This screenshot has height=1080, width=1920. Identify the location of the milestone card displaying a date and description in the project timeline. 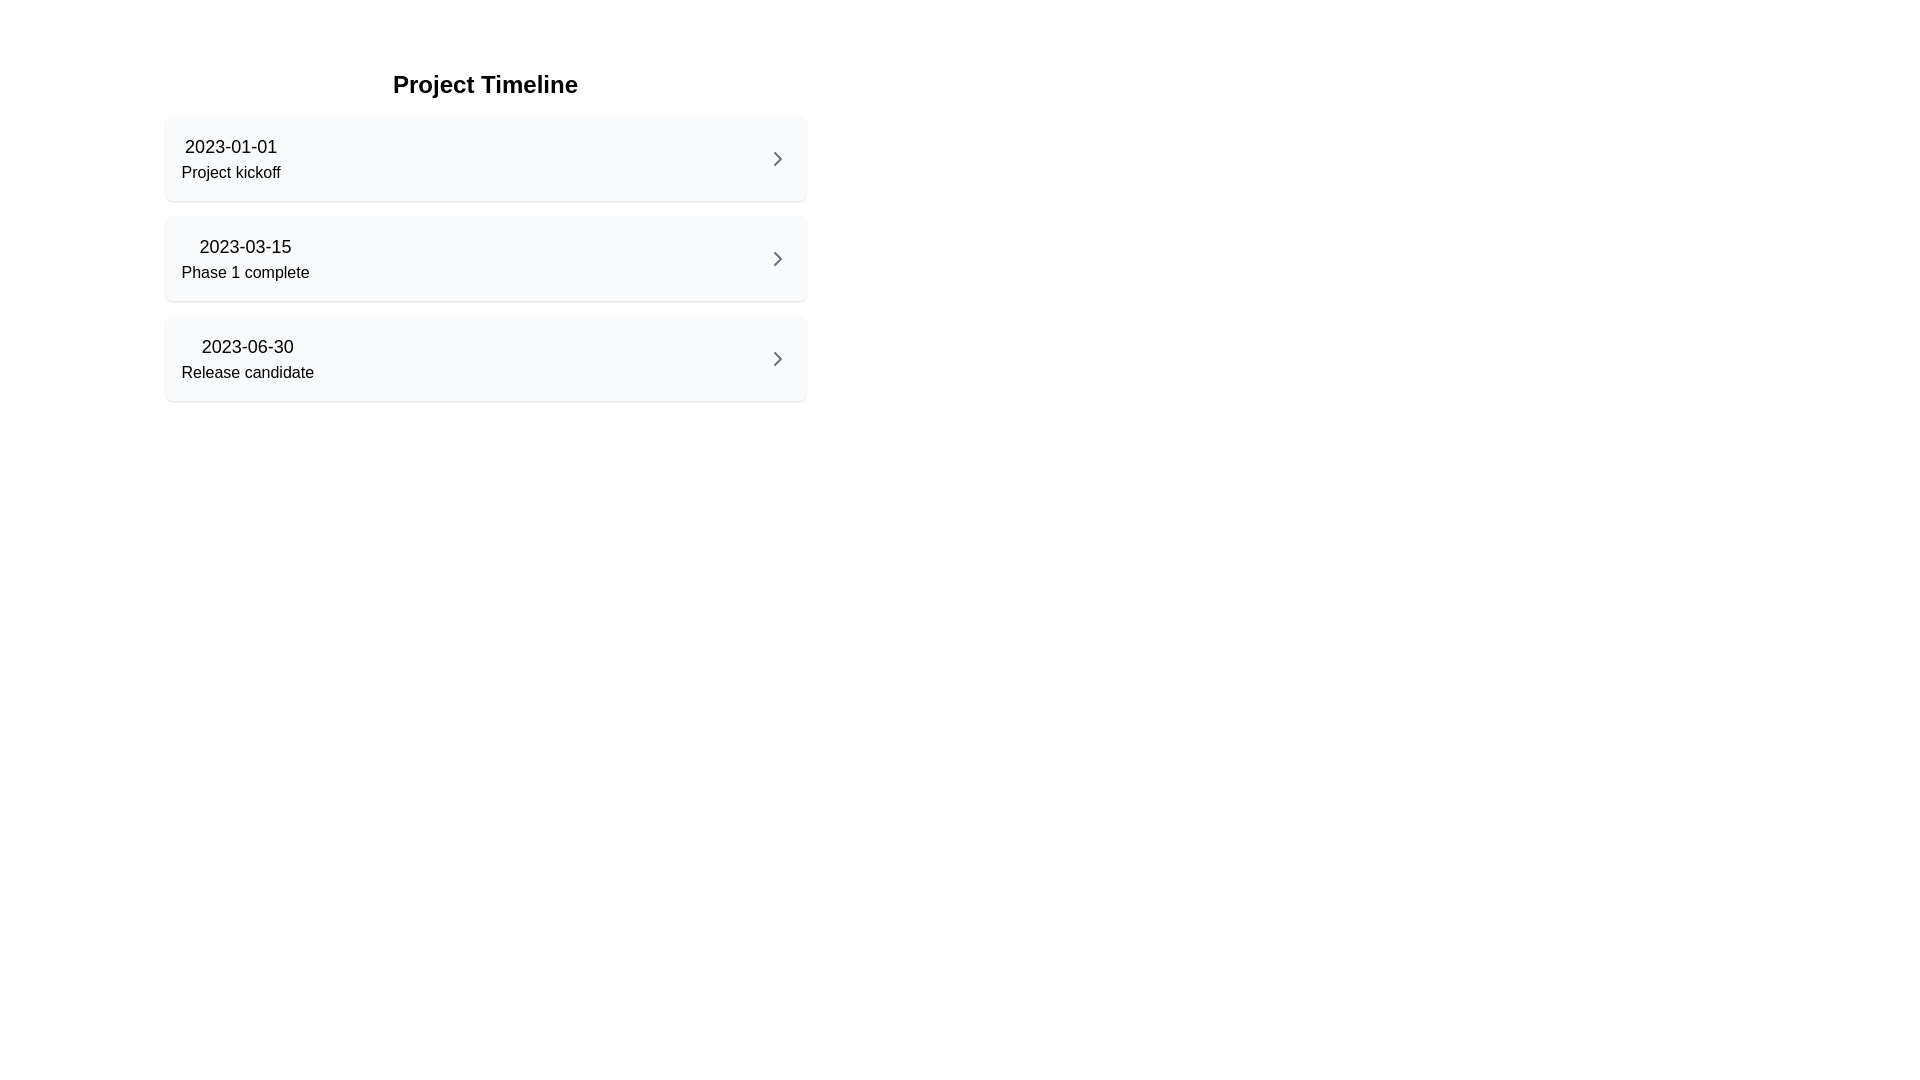
(485, 257).